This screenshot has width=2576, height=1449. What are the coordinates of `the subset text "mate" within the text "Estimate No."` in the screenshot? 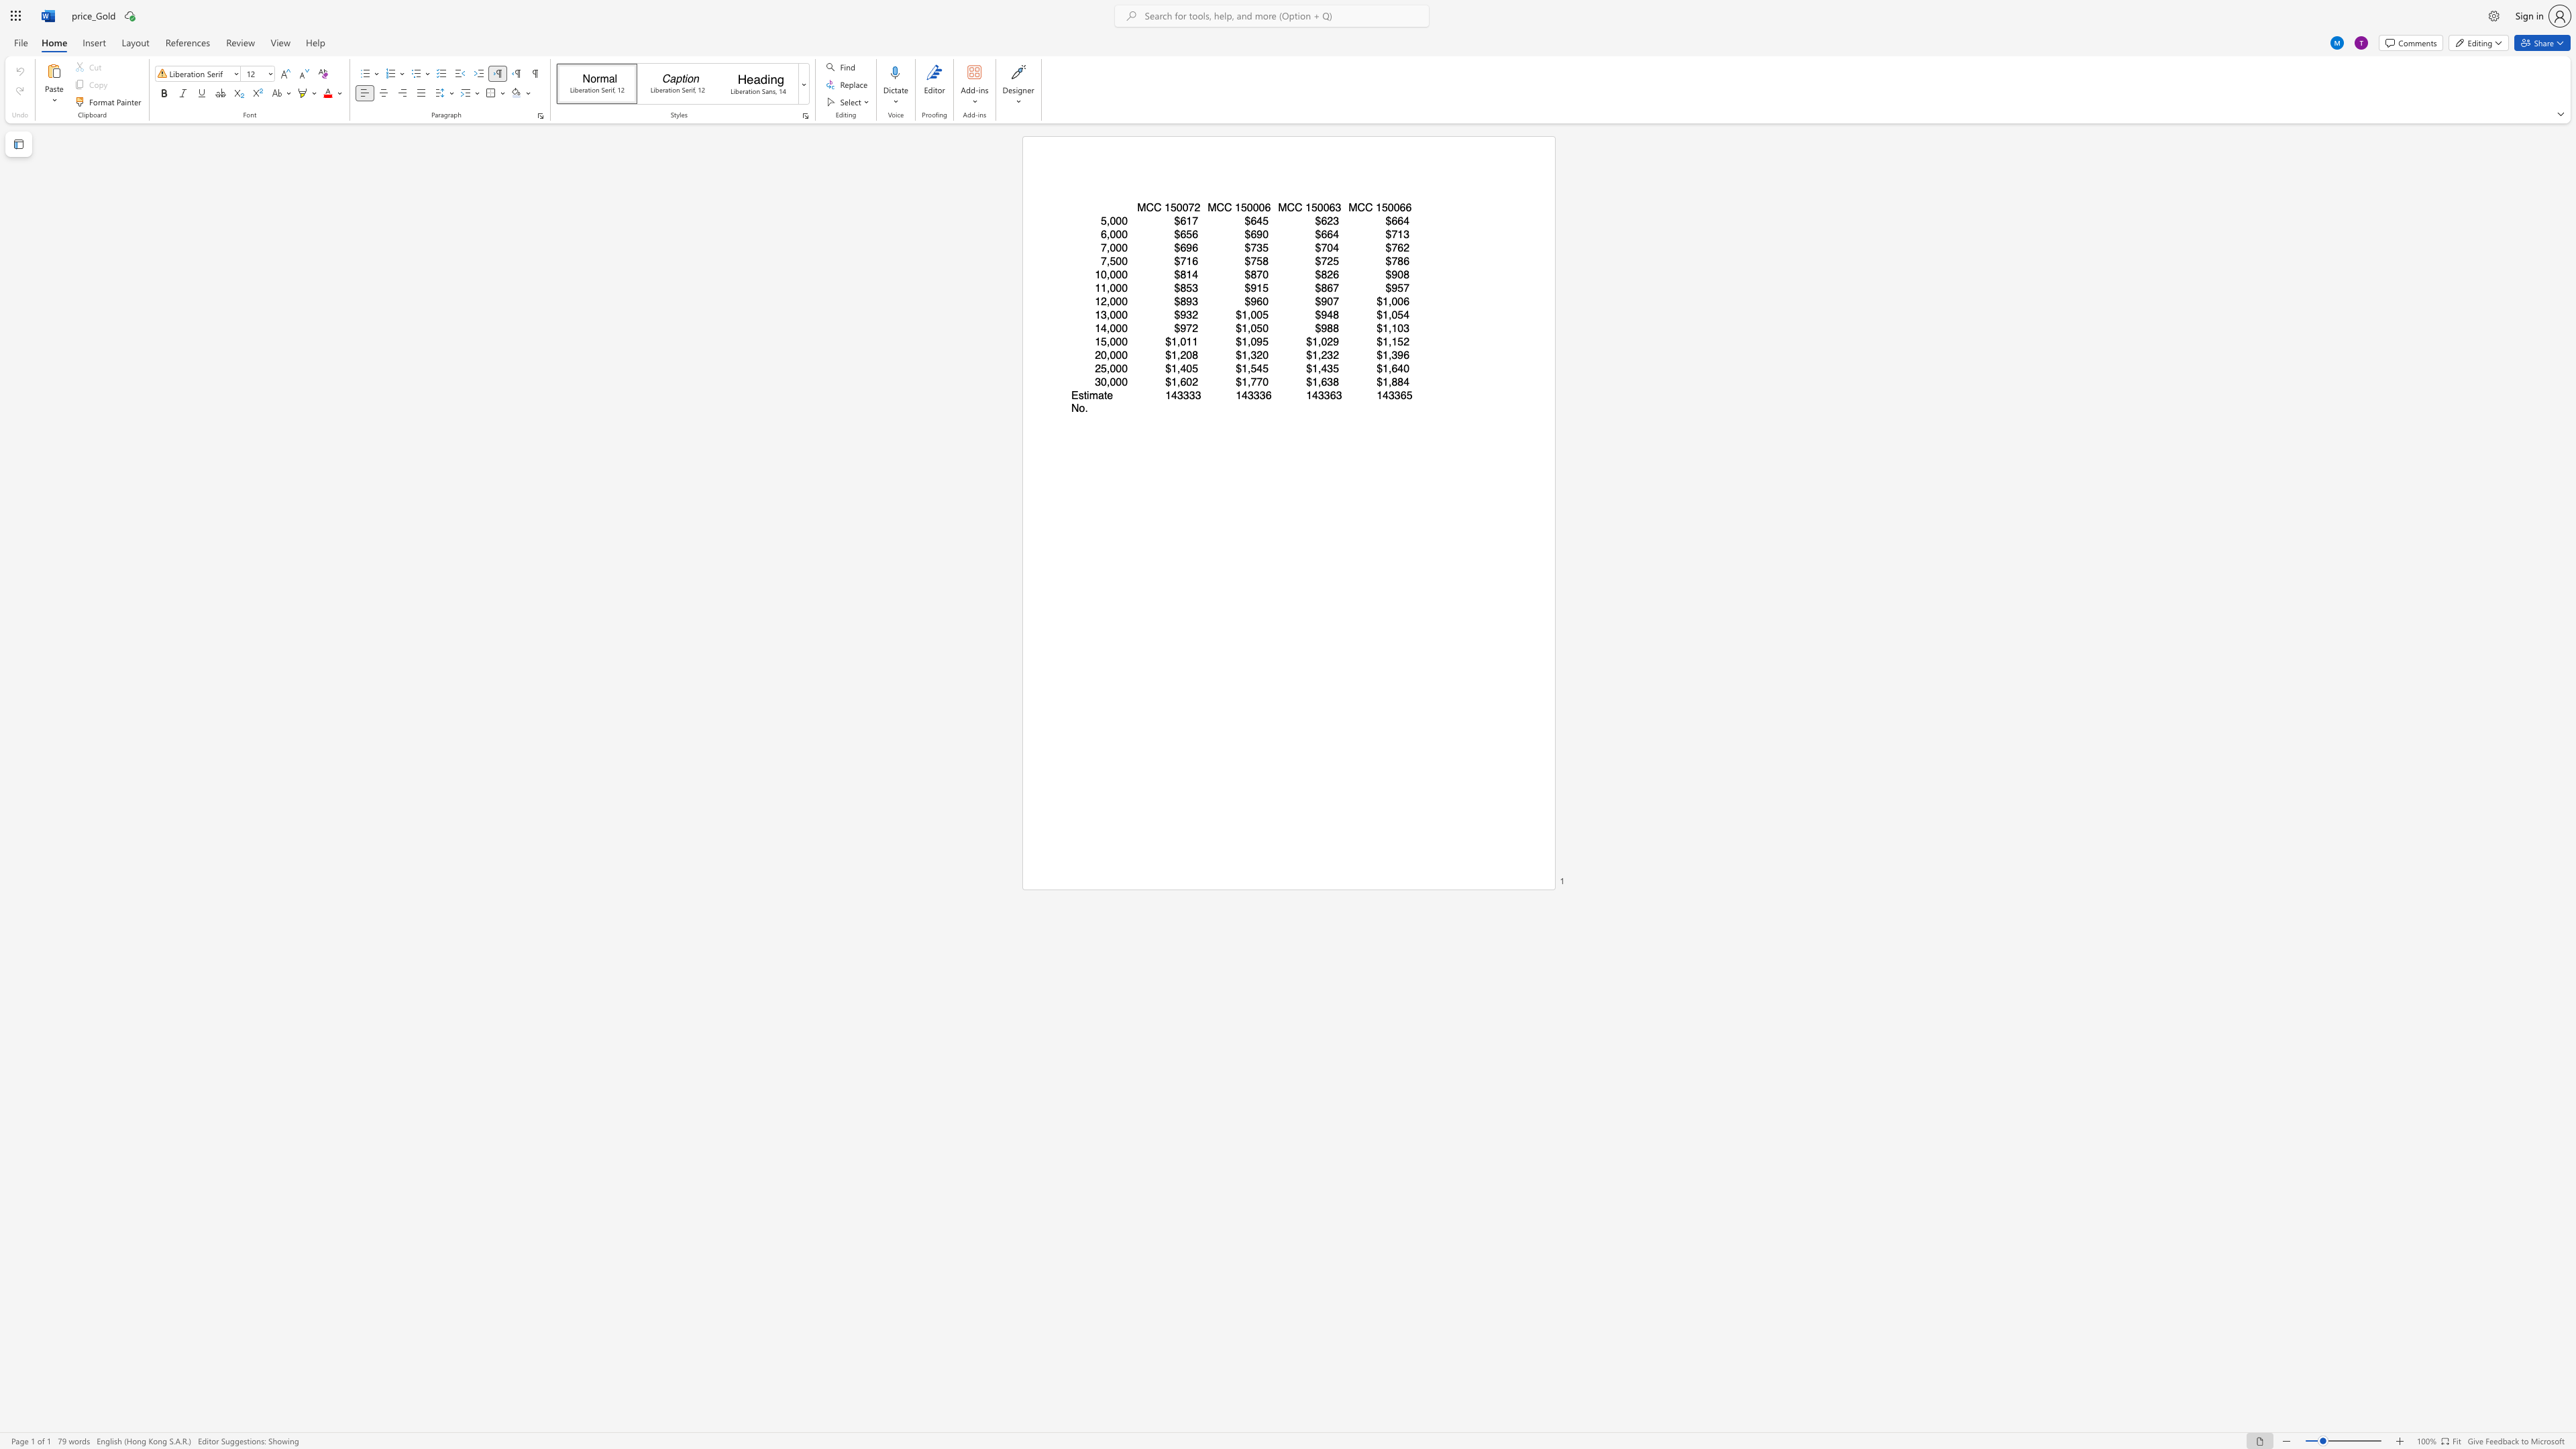 It's located at (1088, 395).